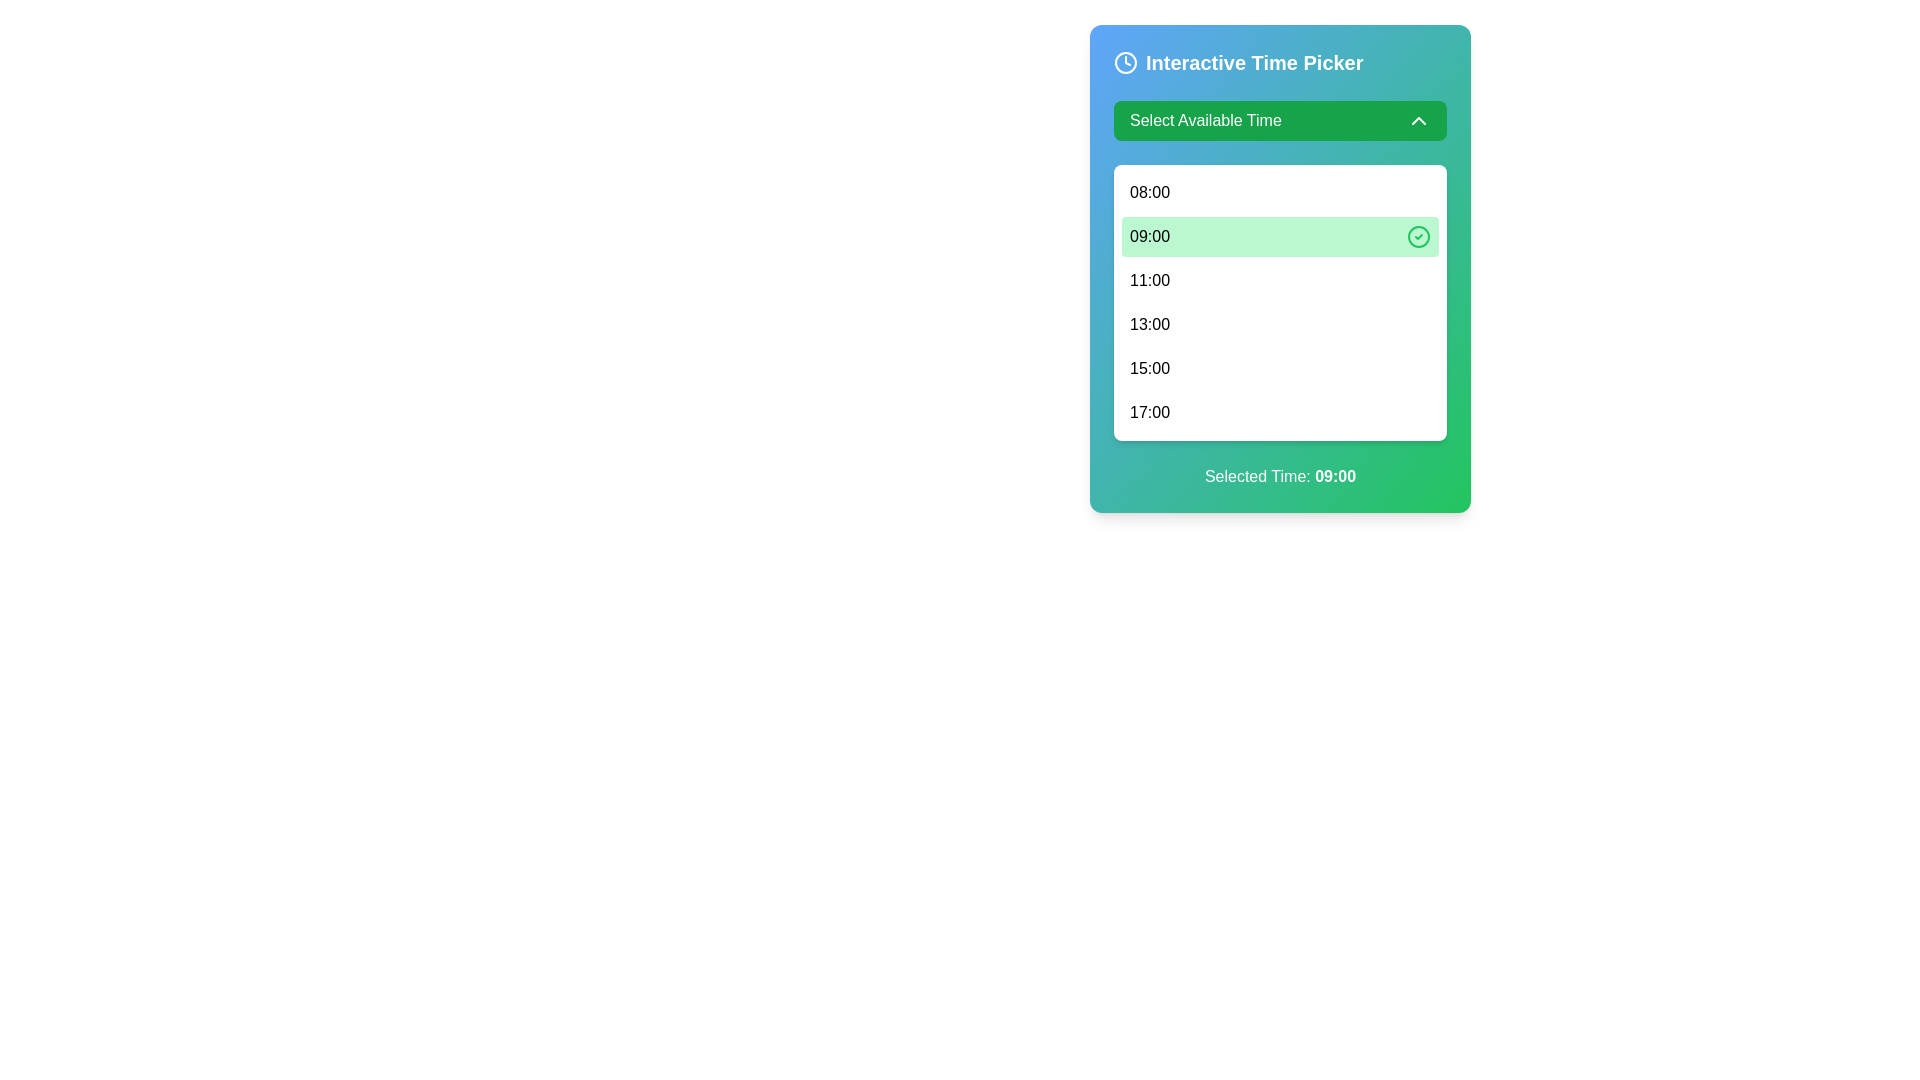 The width and height of the screenshot is (1920, 1080). I want to click on the text label displaying '13:00', so click(1150, 323).